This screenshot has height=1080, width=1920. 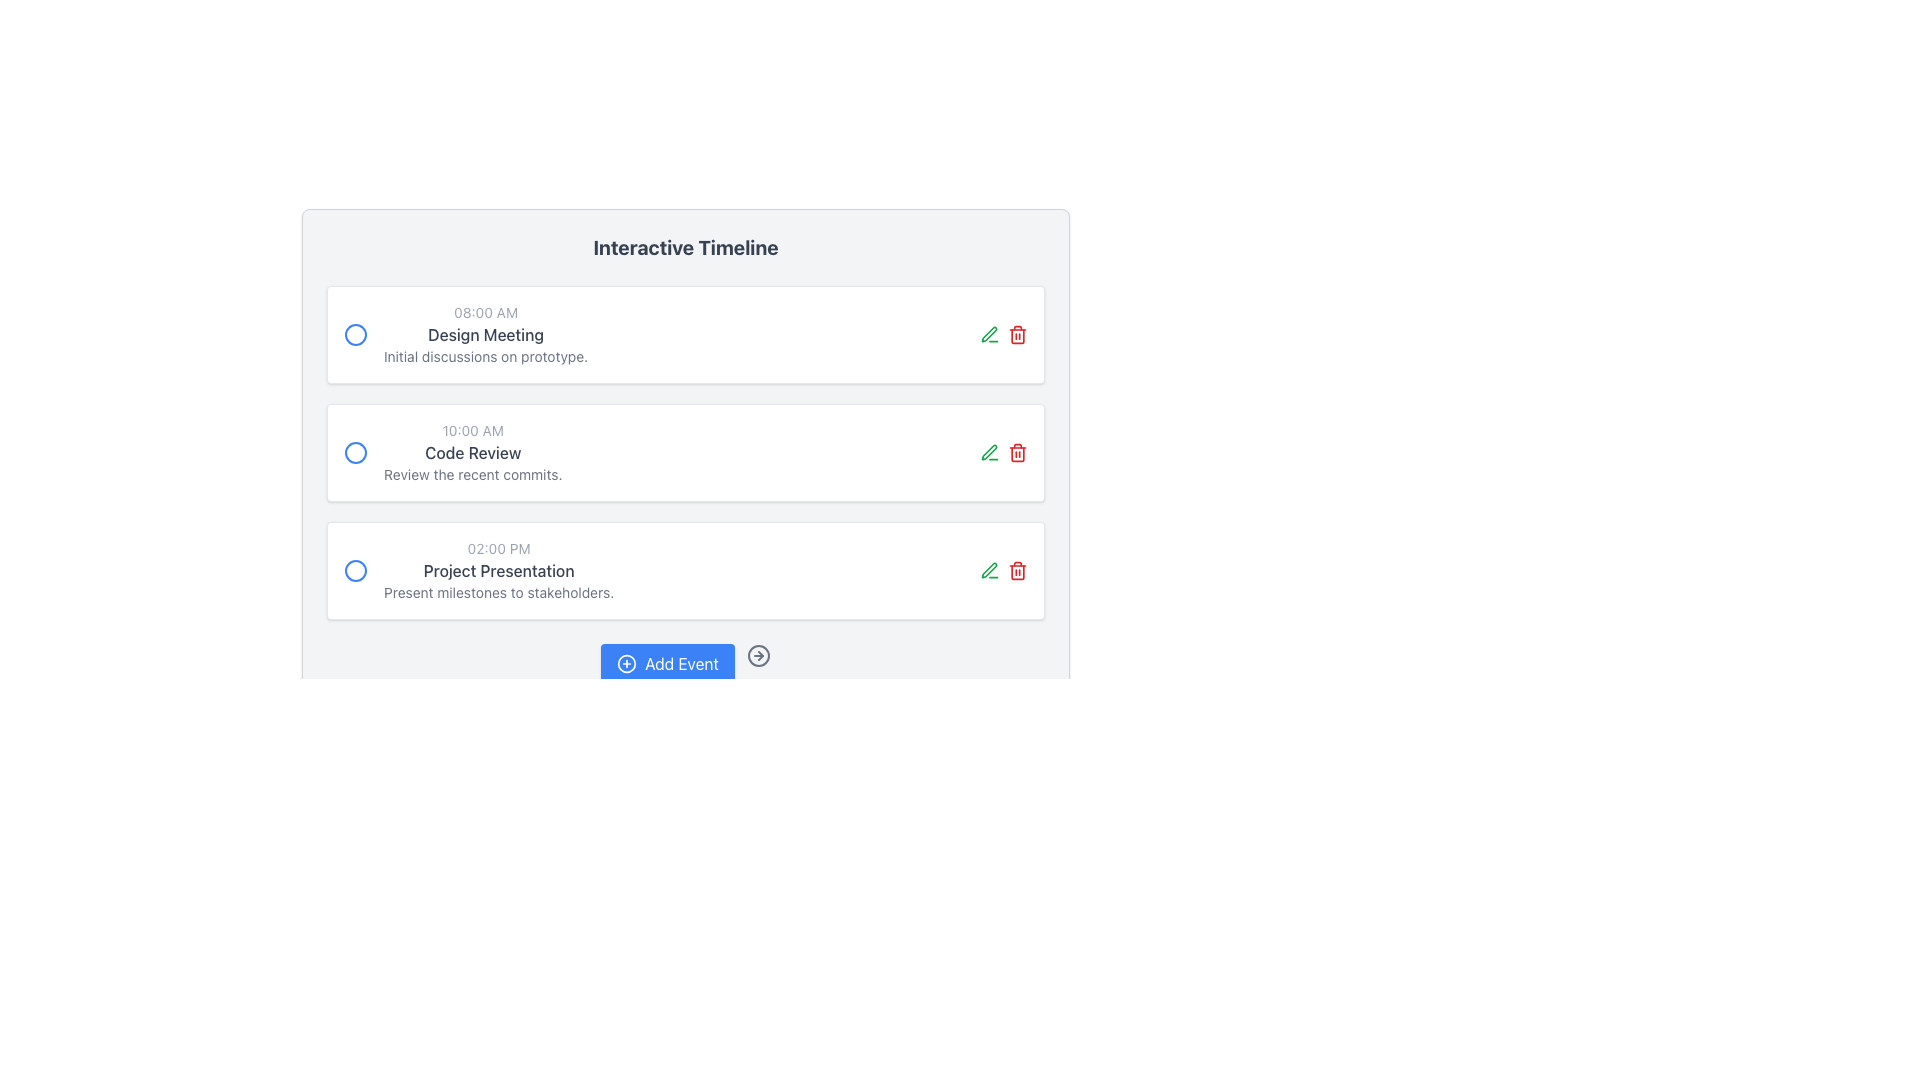 I want to click on the scheduled timeline event for 'Code Review' at '10:00 AM', so click(x=472, y=452).